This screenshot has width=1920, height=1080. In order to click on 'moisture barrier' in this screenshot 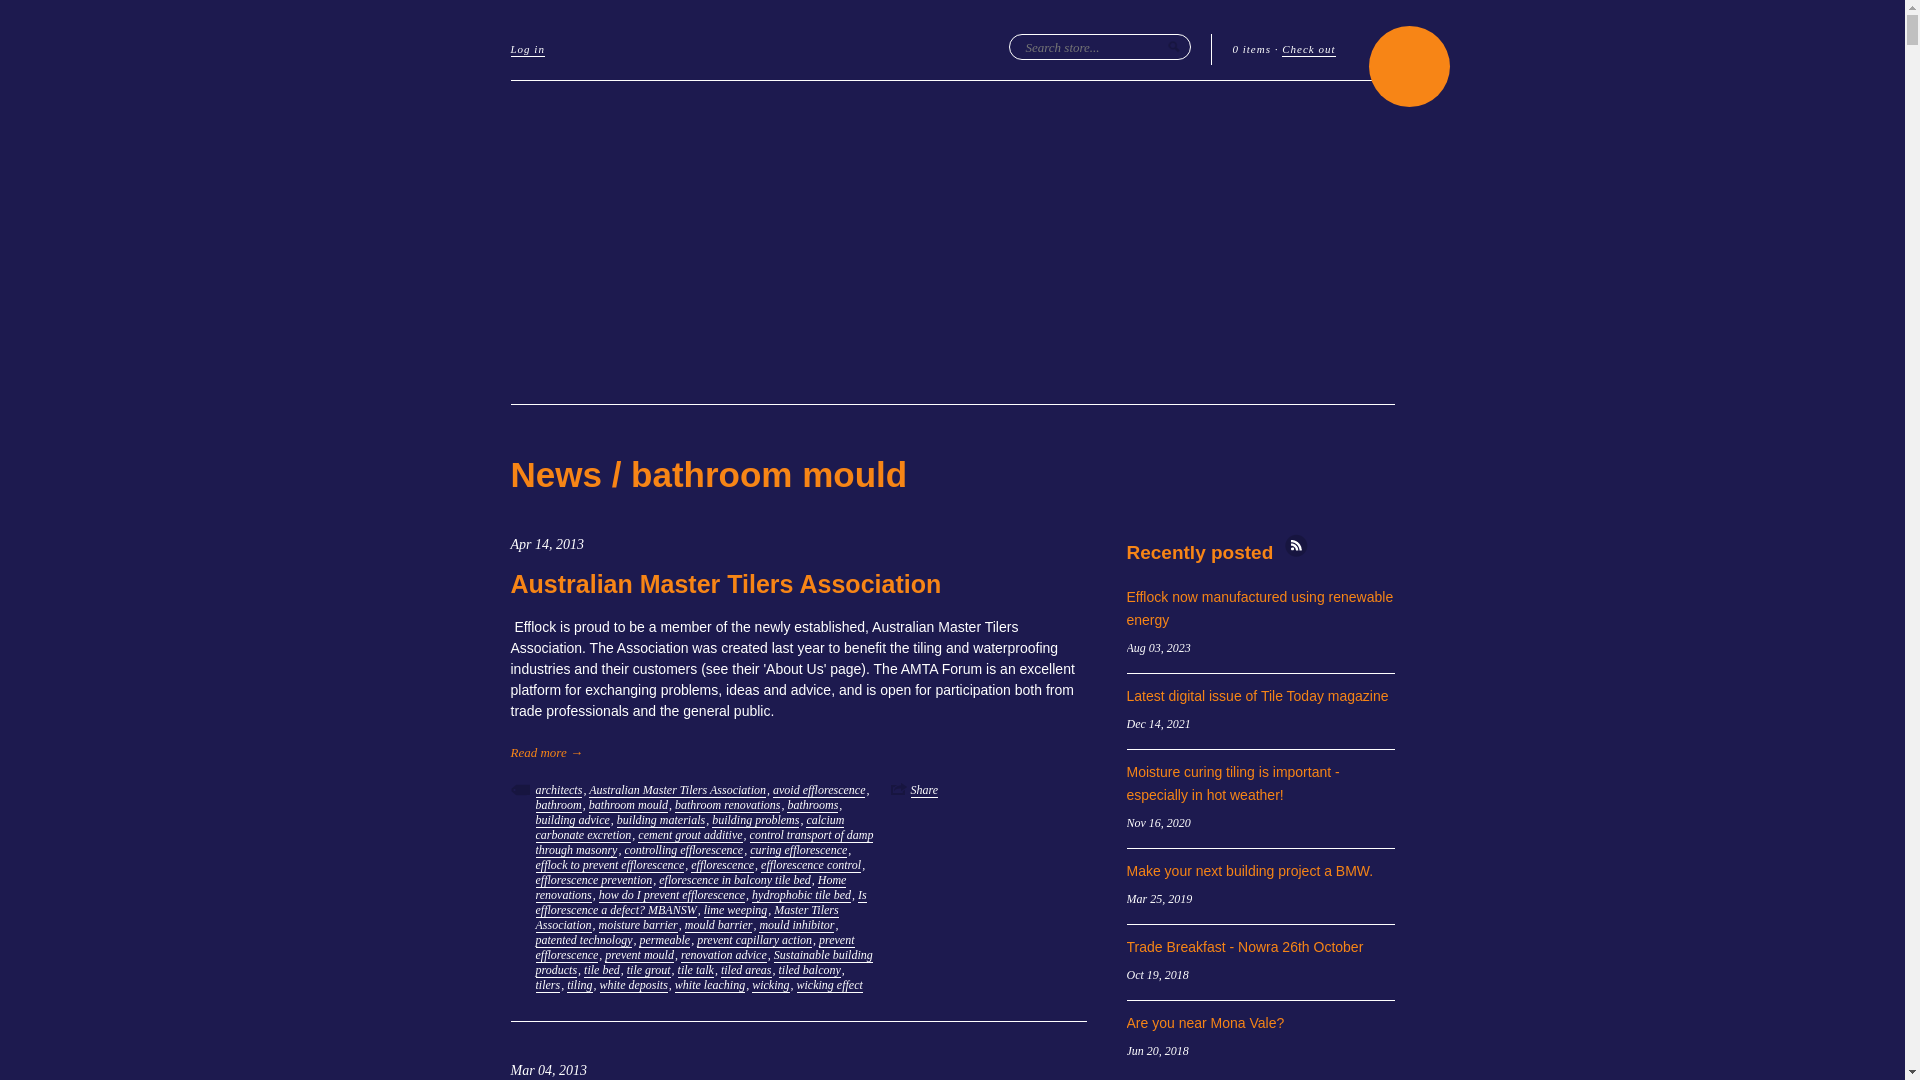, I will do `click(597, 925)`.